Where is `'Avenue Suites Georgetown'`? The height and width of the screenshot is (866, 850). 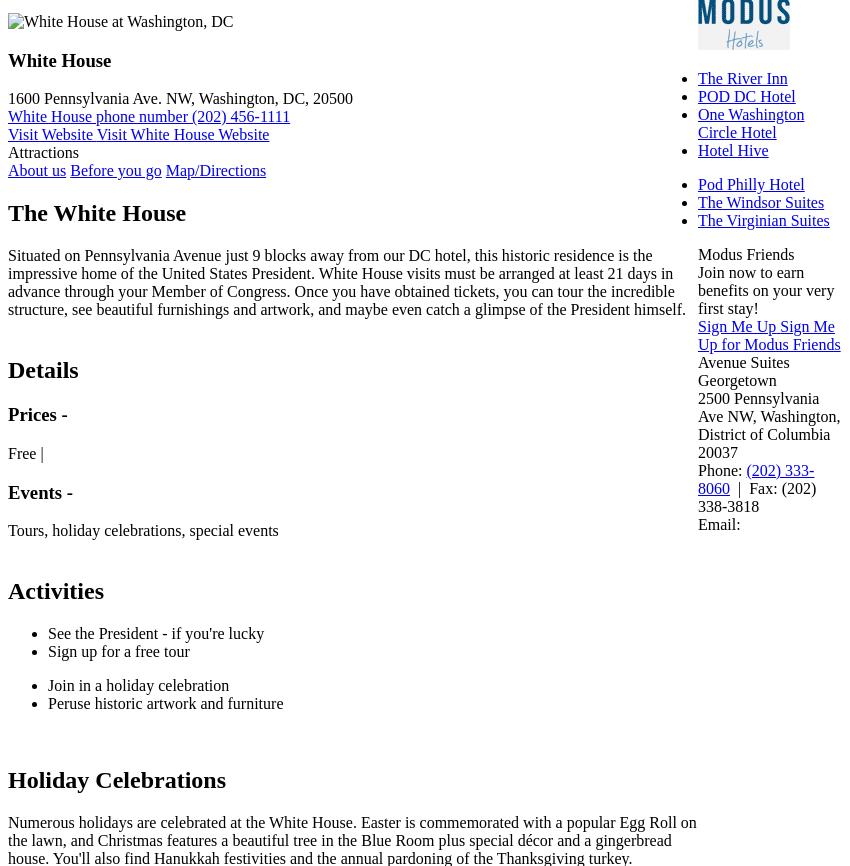
'Avenue Suites Georgetown' is located at coordinates (743, 370).